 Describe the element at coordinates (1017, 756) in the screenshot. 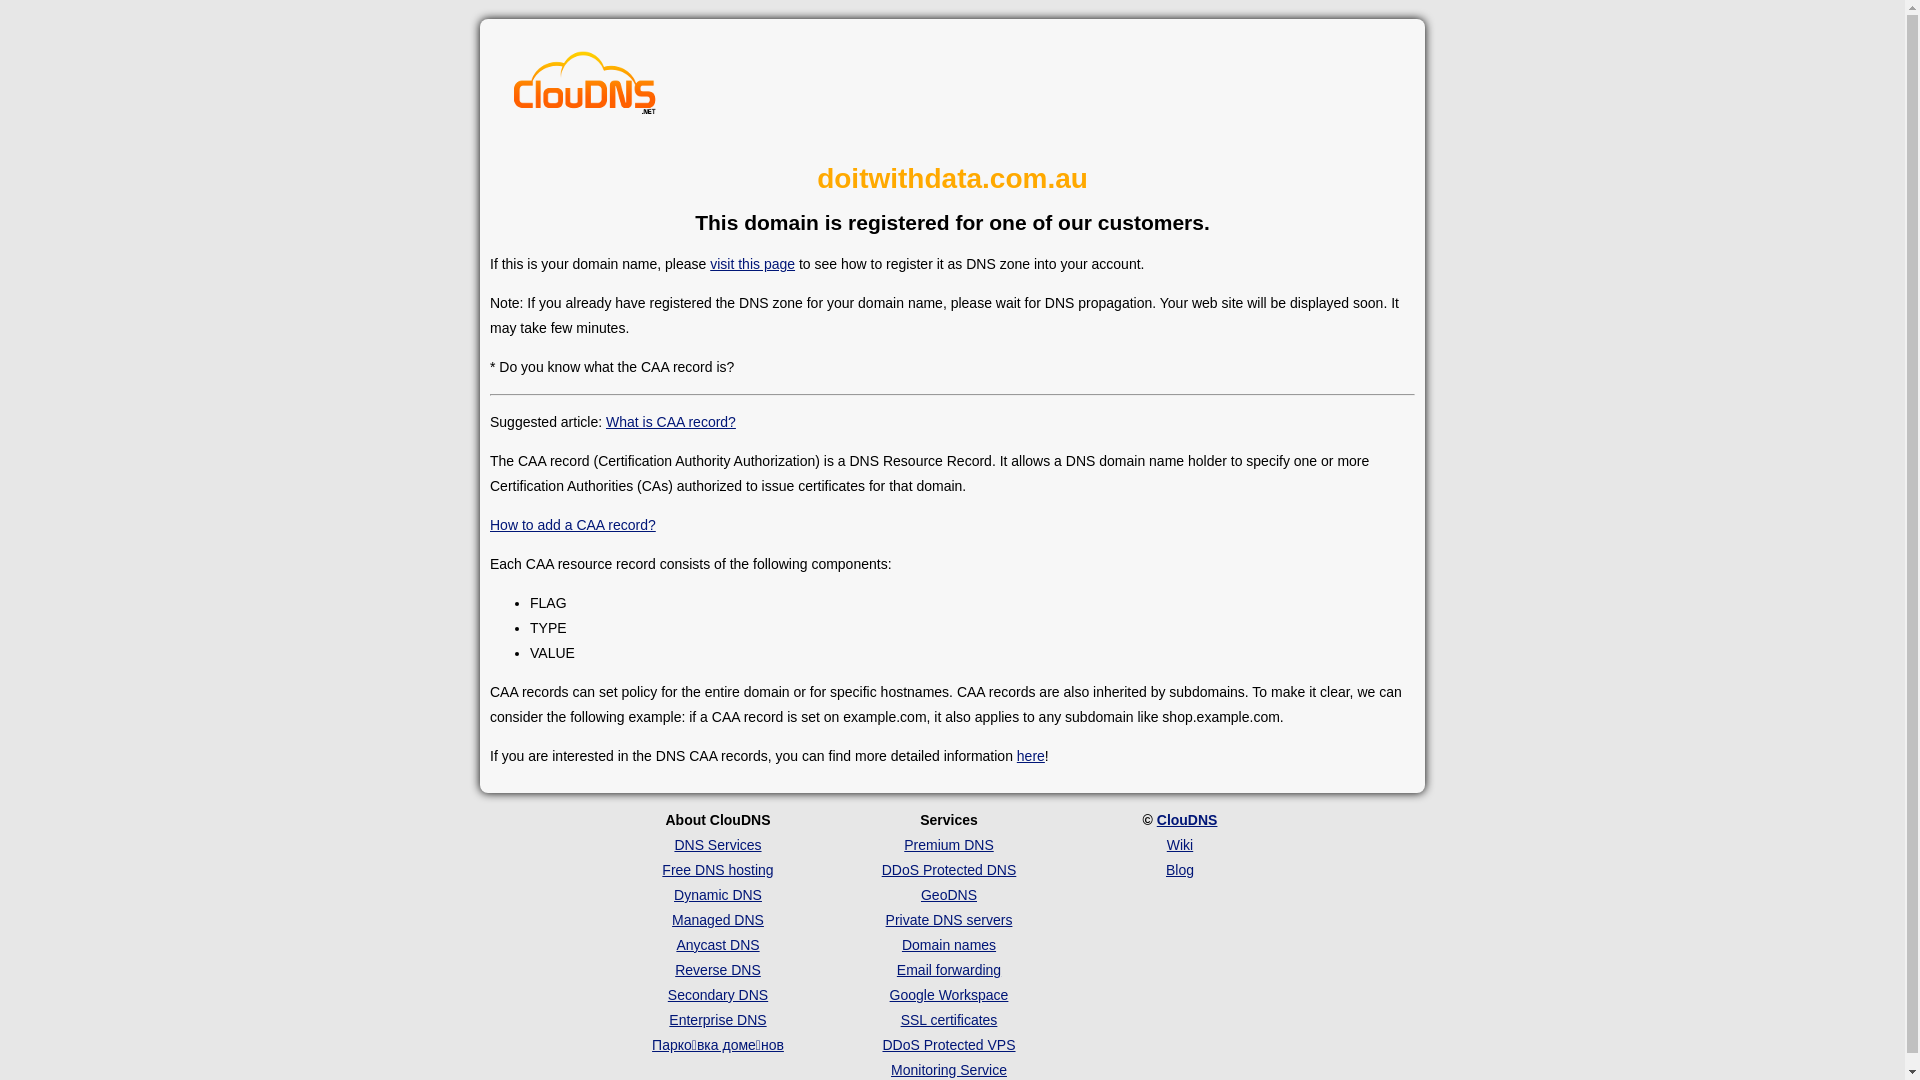

I see `'here'` at that location.